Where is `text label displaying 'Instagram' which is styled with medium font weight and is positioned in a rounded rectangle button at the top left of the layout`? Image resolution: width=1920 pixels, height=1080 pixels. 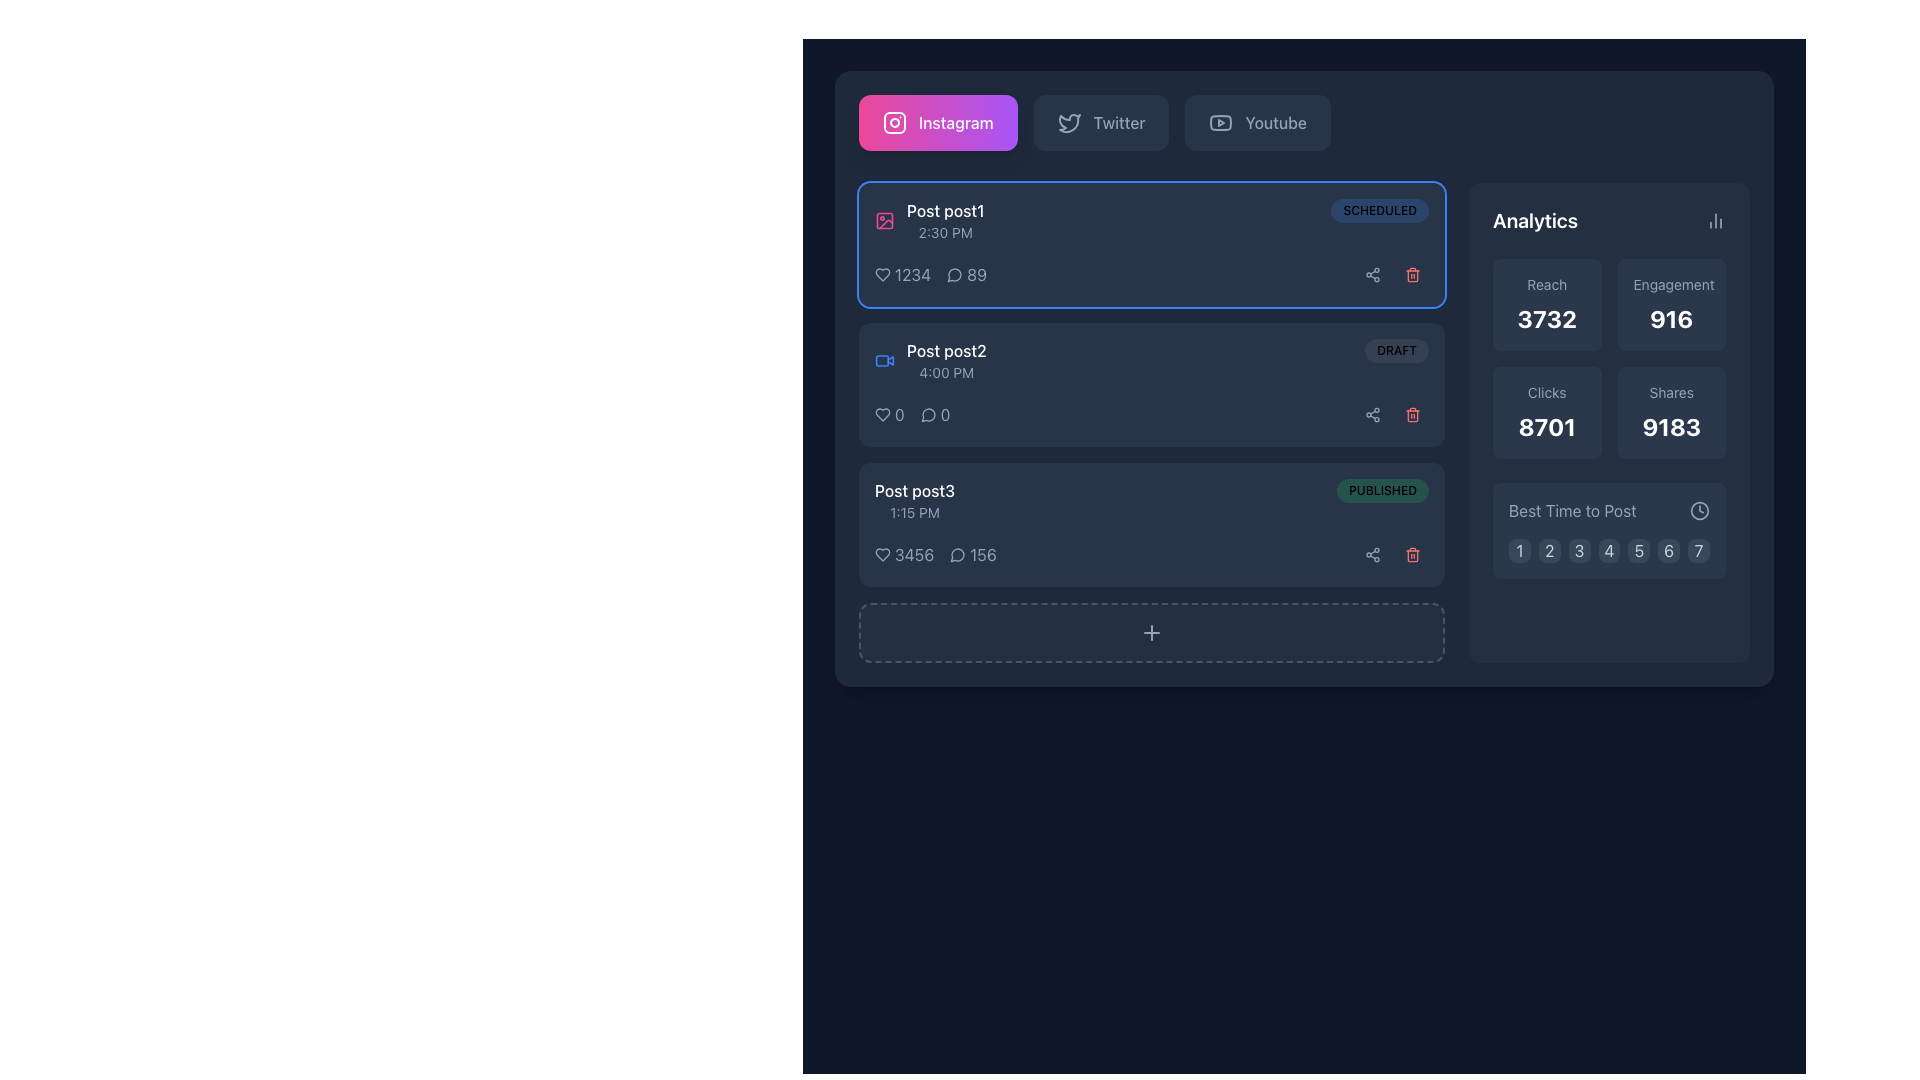
text label displaying 'Instagram' which is styled with medium font weight and is positioned in a rounded rectangle button at the top left of the layout is located at coordinates (955, 123).